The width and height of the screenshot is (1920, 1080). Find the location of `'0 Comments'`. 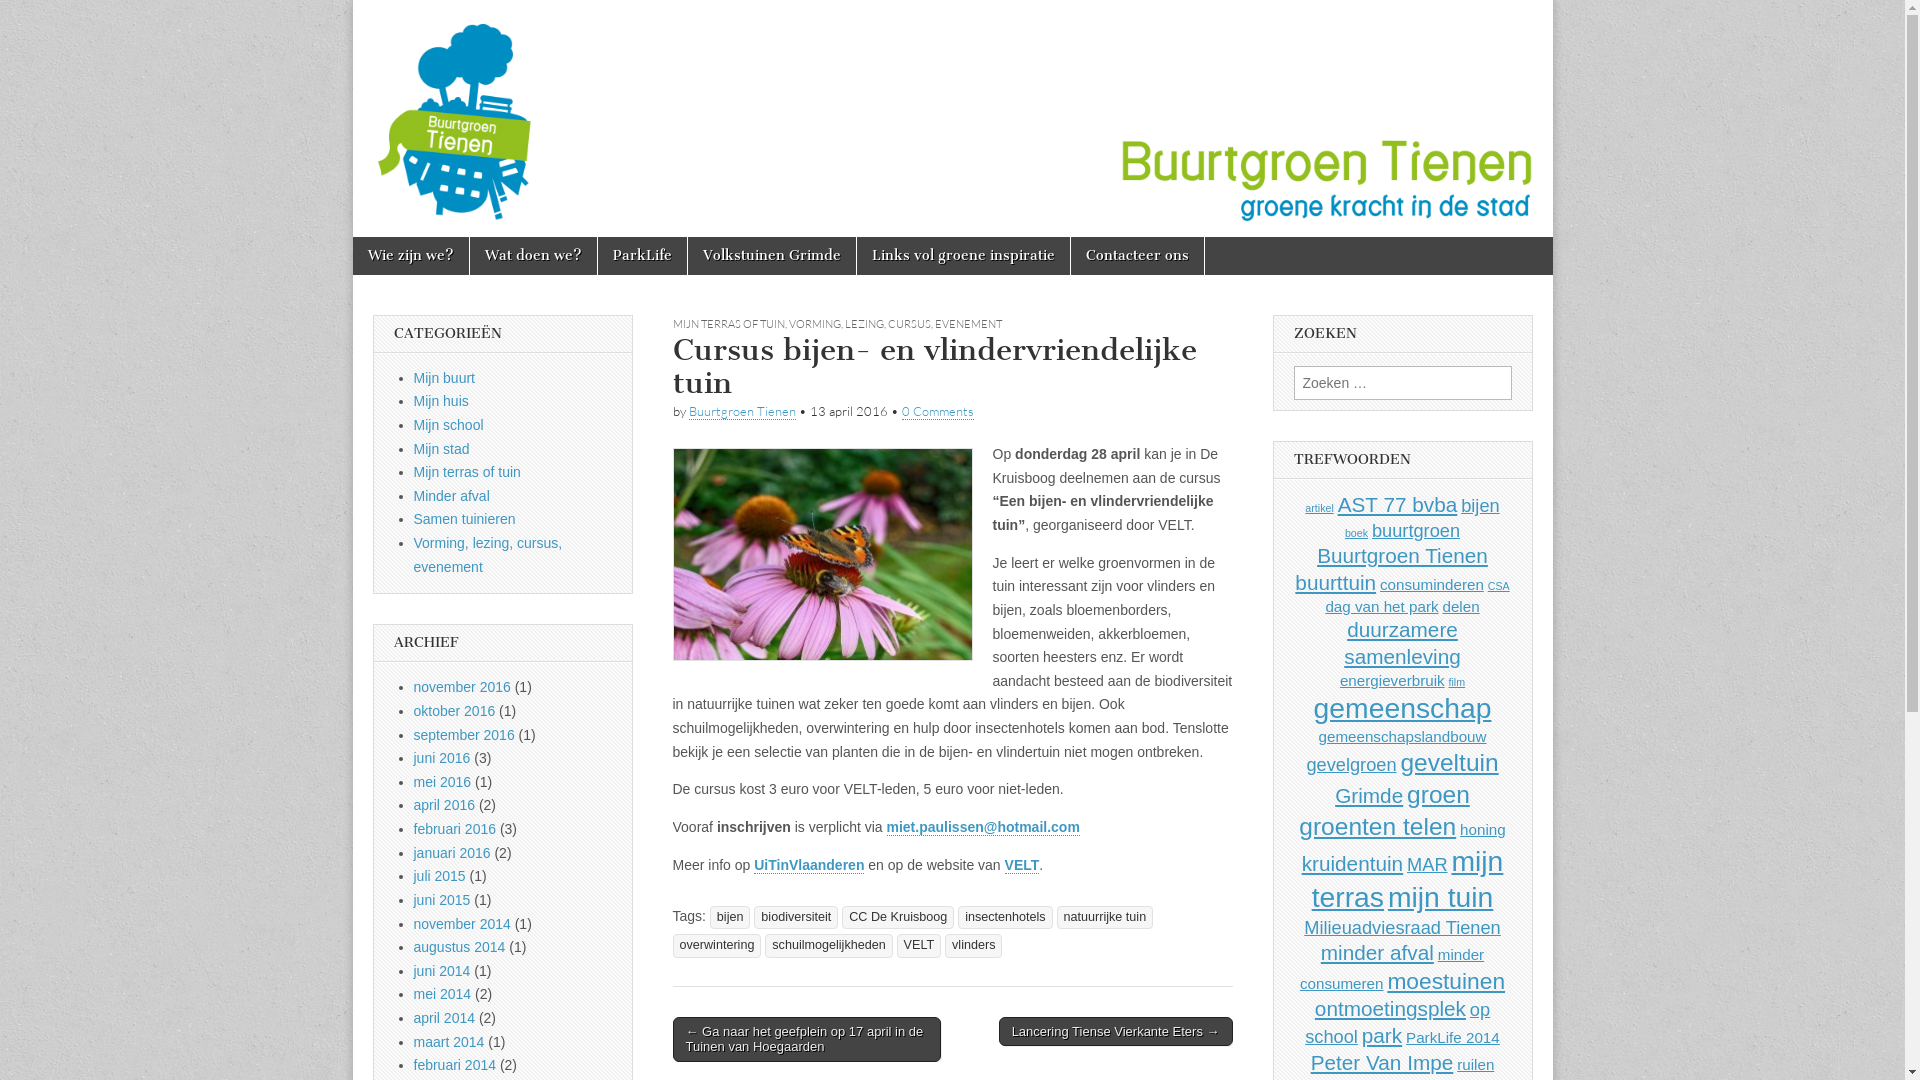

'0 Comments' is located at coordinates (936, 410).